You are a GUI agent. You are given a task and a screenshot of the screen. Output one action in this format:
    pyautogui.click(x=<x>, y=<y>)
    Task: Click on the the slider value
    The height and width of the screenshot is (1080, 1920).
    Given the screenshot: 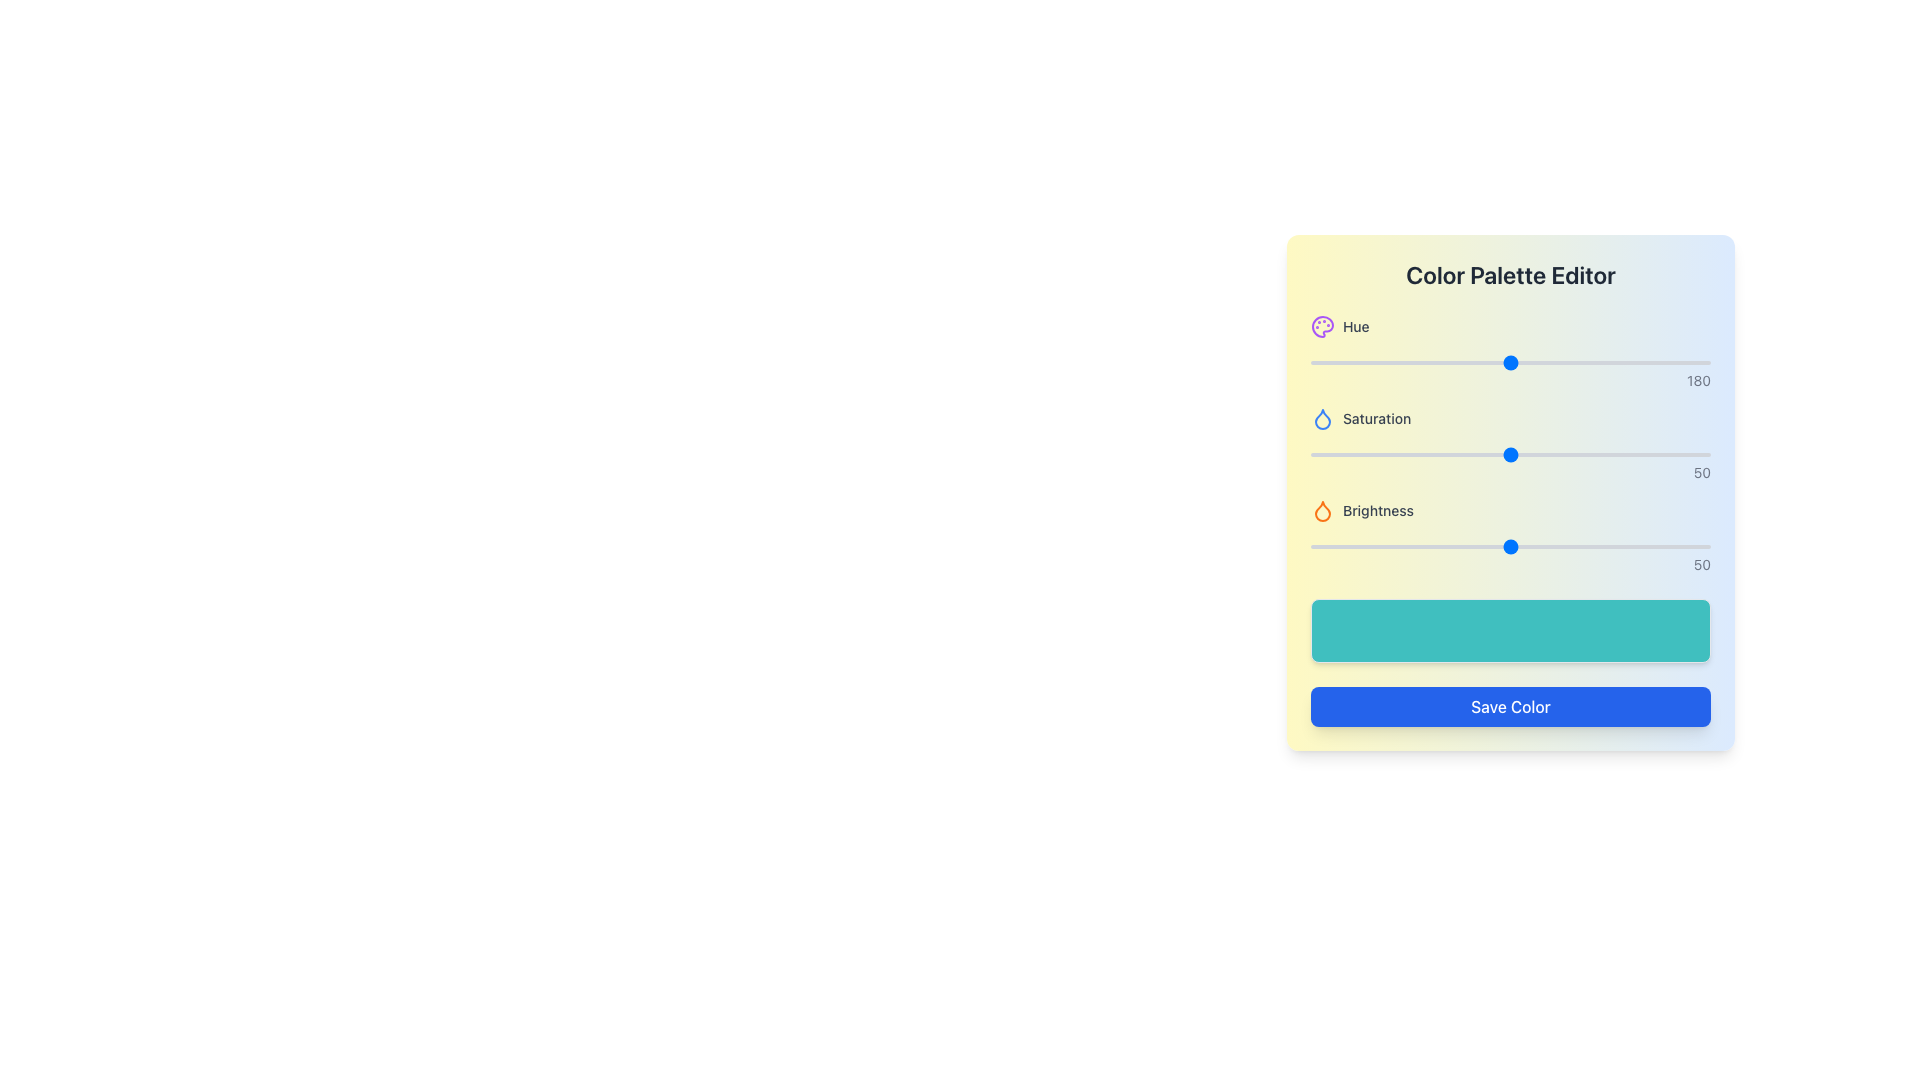 What is the action you would take?
    pyautogui.click(x=1434, y=455)
    